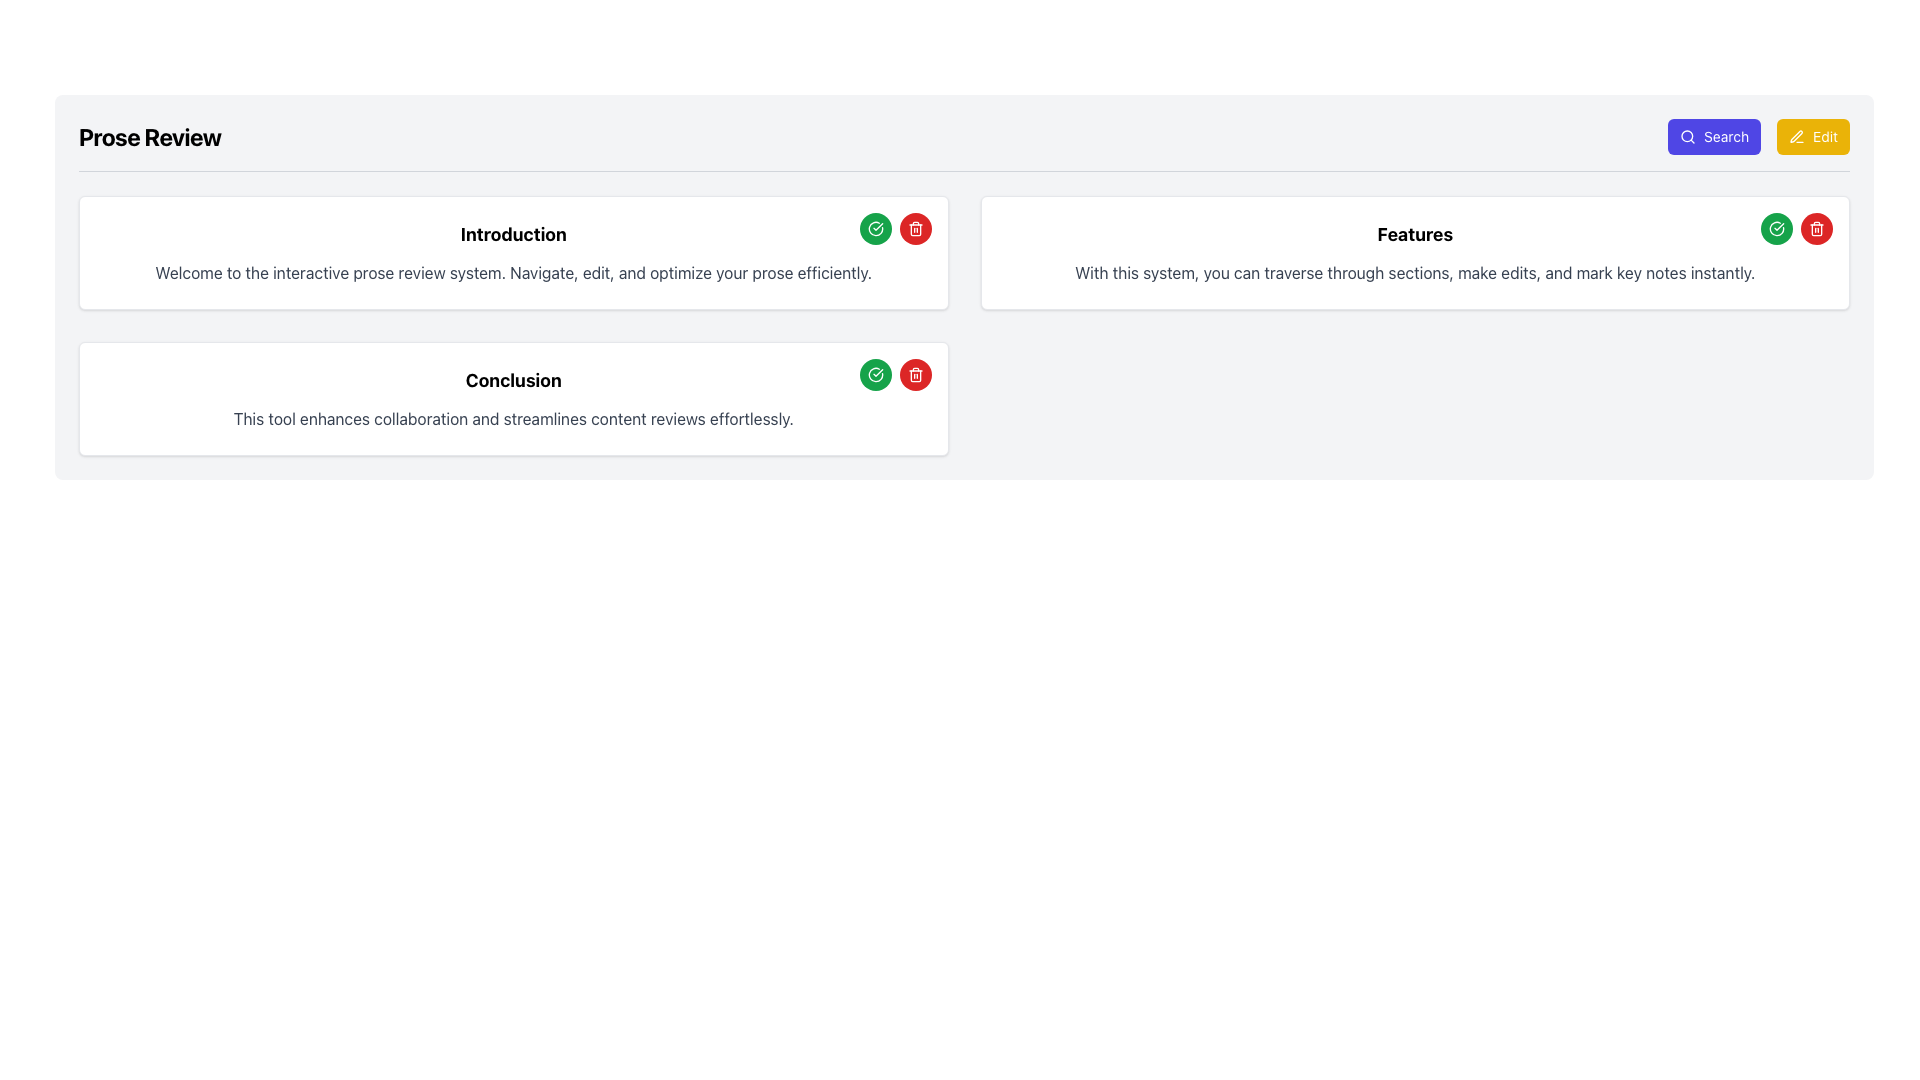 The height and width of the screenshot is (1080, 1920). What do you see at coordinates (513, 398) in the screenshot?
I see `the Informational Card, which is the third card in the grid layout, located beneath the 'Introduction' card and next to the 'Features' card` at bounding box center [513, 398].